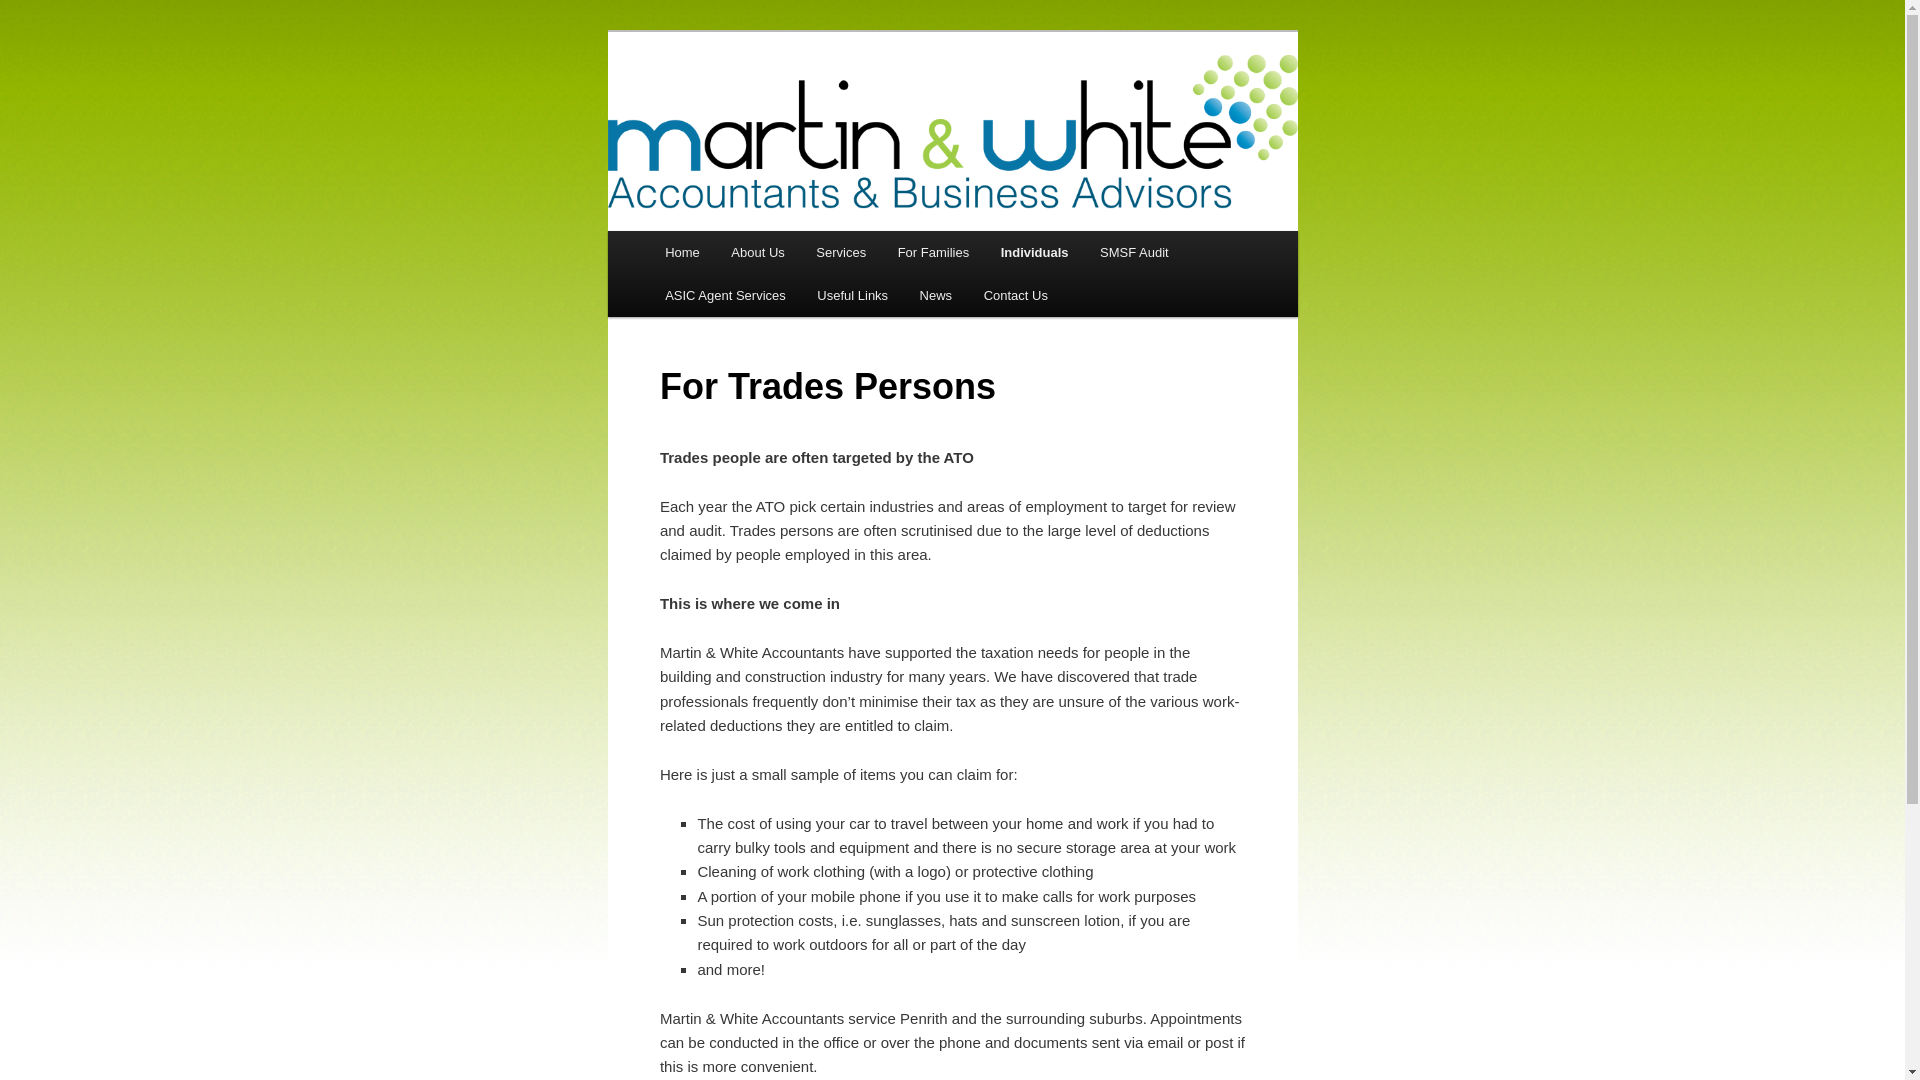 This screenshot has width=1920, height=1080. Describe the element at coordinates (780, 104) in the screenshot. I see `'Martin and White'` at that location.